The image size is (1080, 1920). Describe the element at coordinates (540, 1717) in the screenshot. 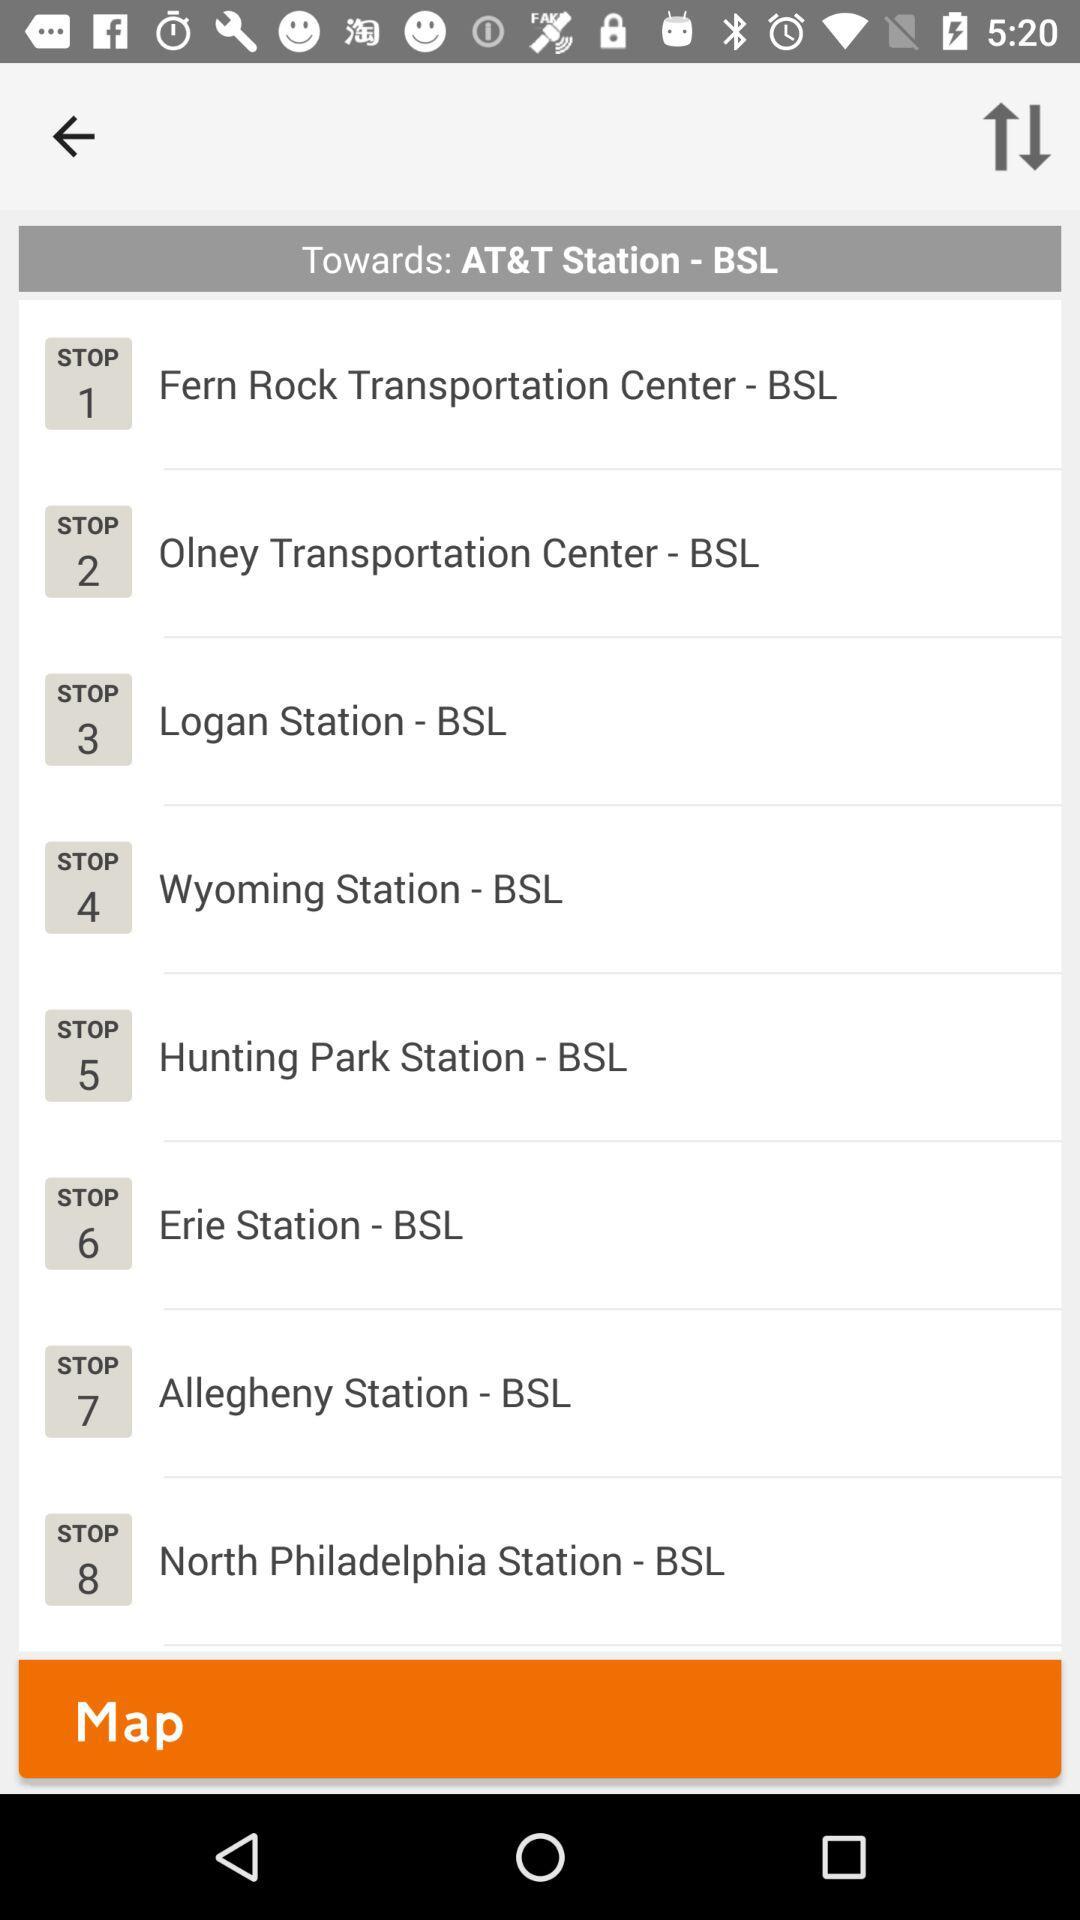

I see `map item` at that location.